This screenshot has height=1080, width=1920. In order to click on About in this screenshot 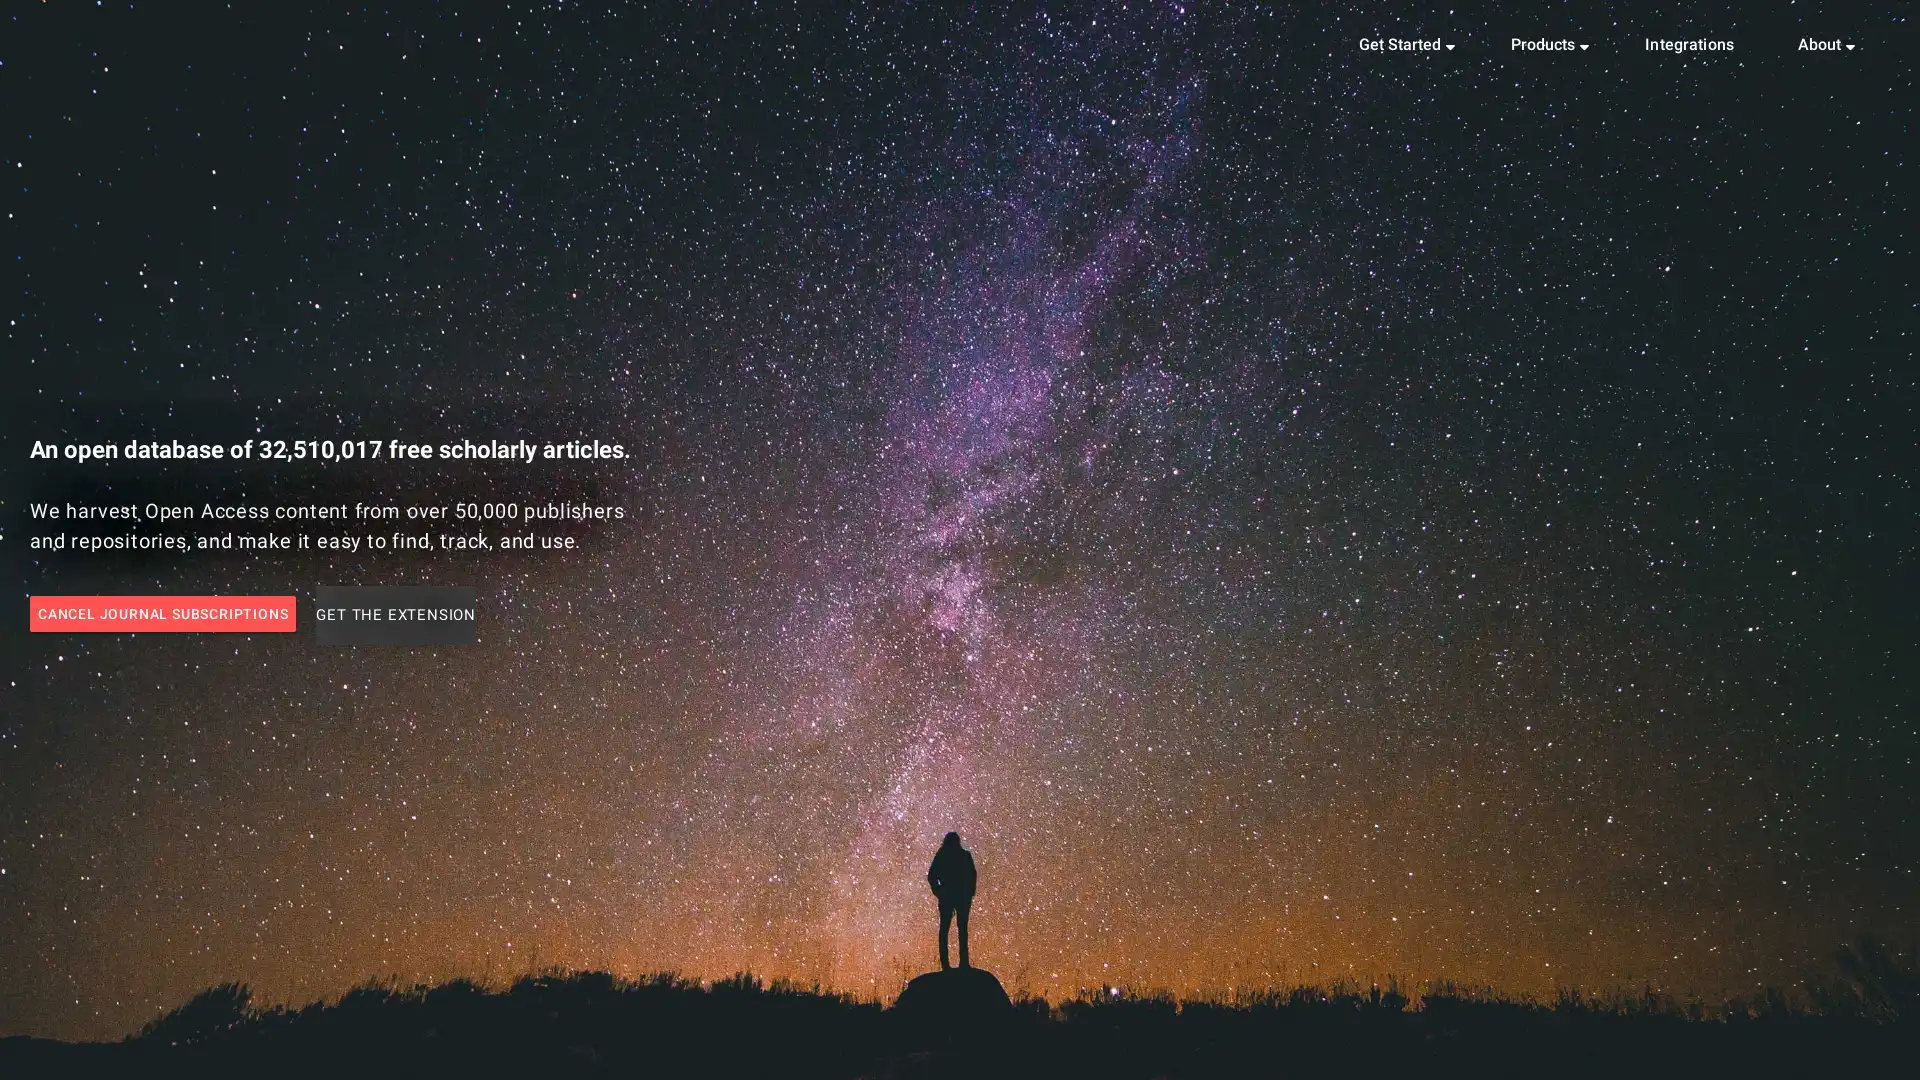, I will do `click(1825, 43)`.